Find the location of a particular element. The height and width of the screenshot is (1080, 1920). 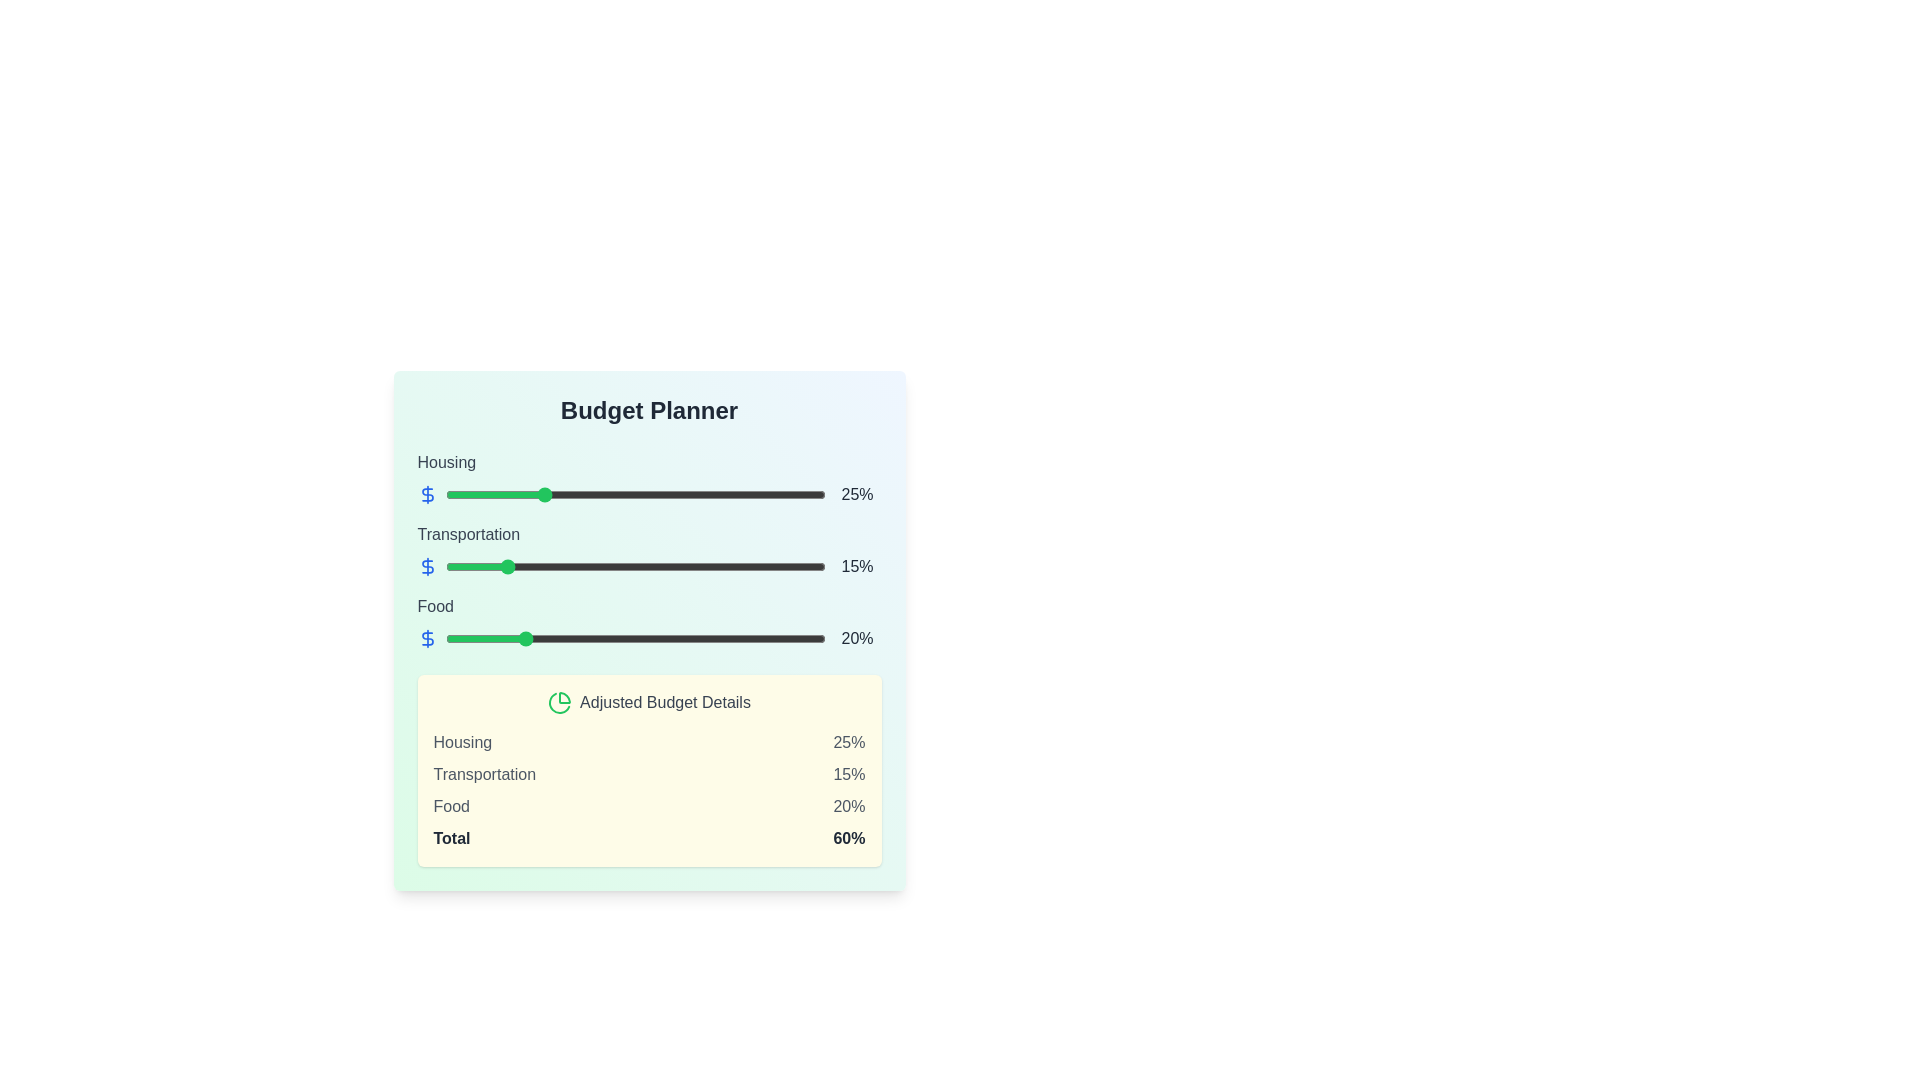

transportation budget percentage is located at coordinates (502, 567).